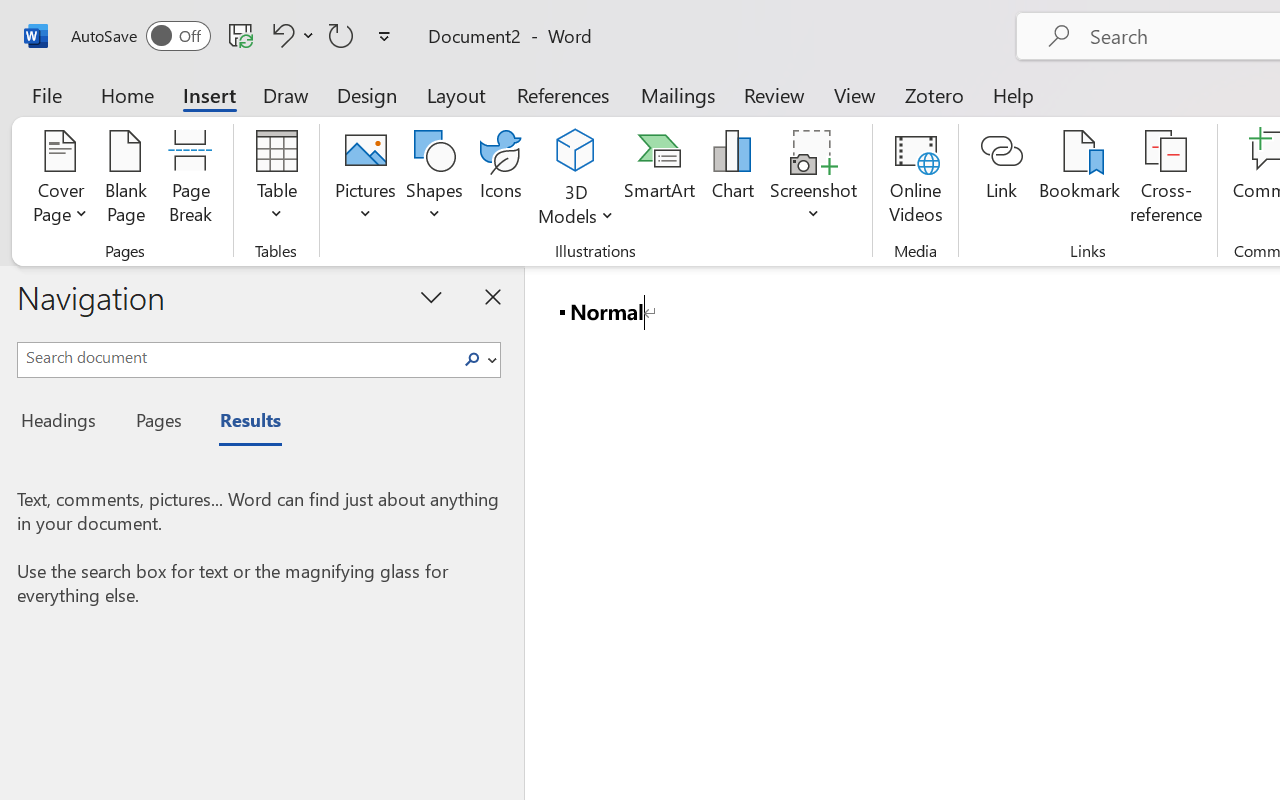 Image resolution: width=1280 pixels, height=800 pixels. What do you see at coordinates (933, 94) in the screenshot?
I see `'Zotero'` at bounding box center [933, 94].